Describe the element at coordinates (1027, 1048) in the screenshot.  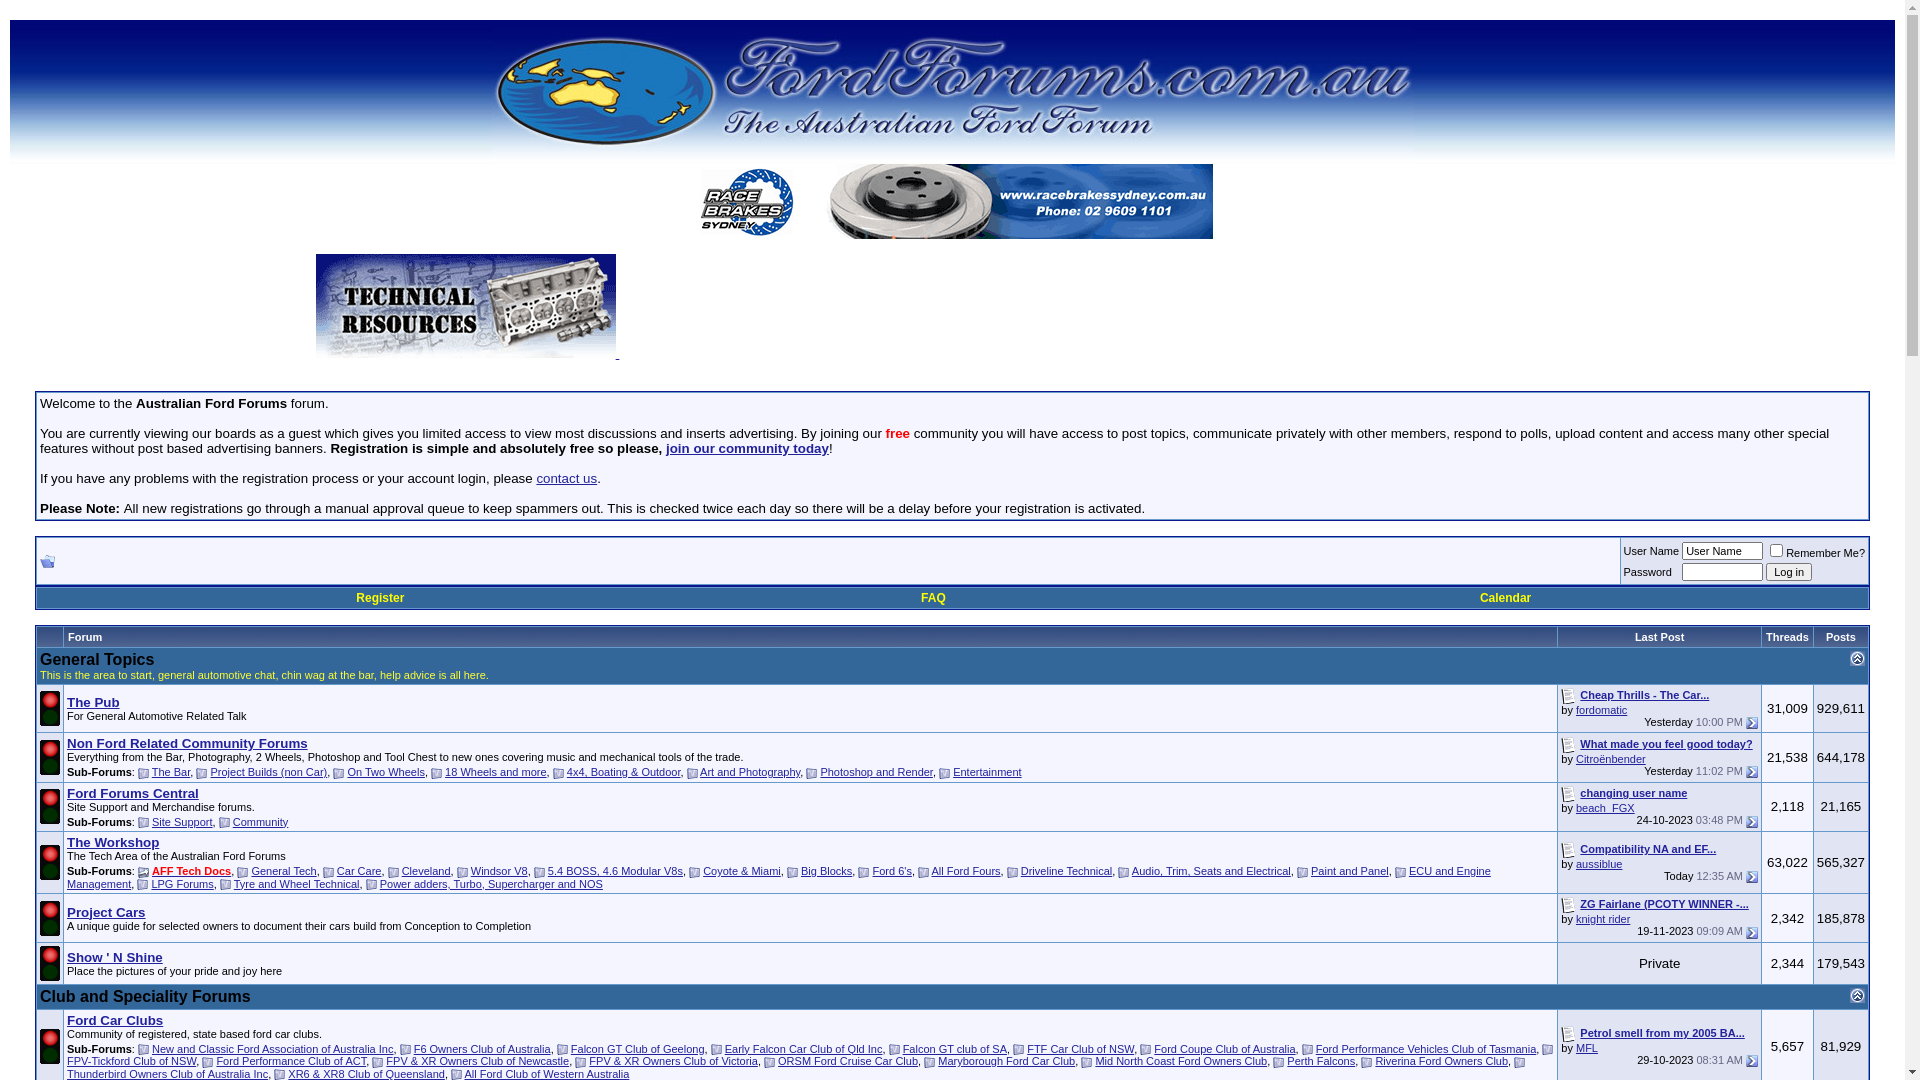
I see `'FTF Car Club of NSW'` at that location.